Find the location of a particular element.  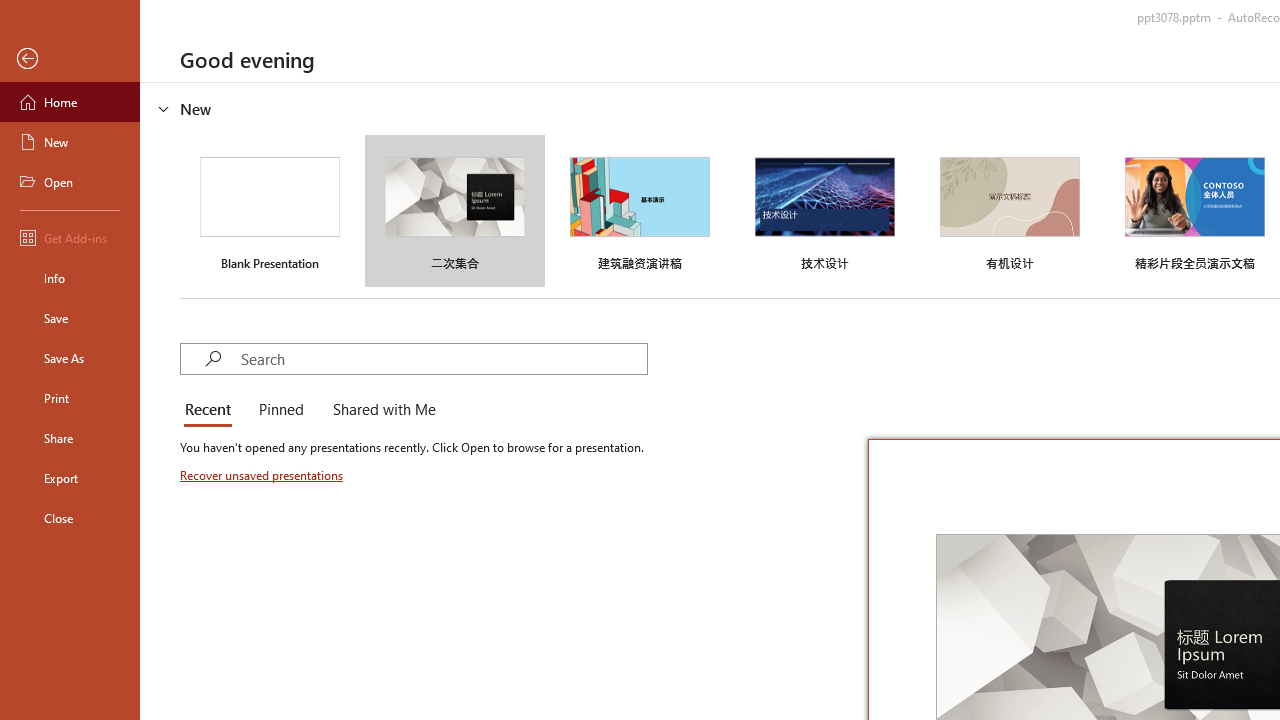

'Recent' is located at coordinates (212, 410).